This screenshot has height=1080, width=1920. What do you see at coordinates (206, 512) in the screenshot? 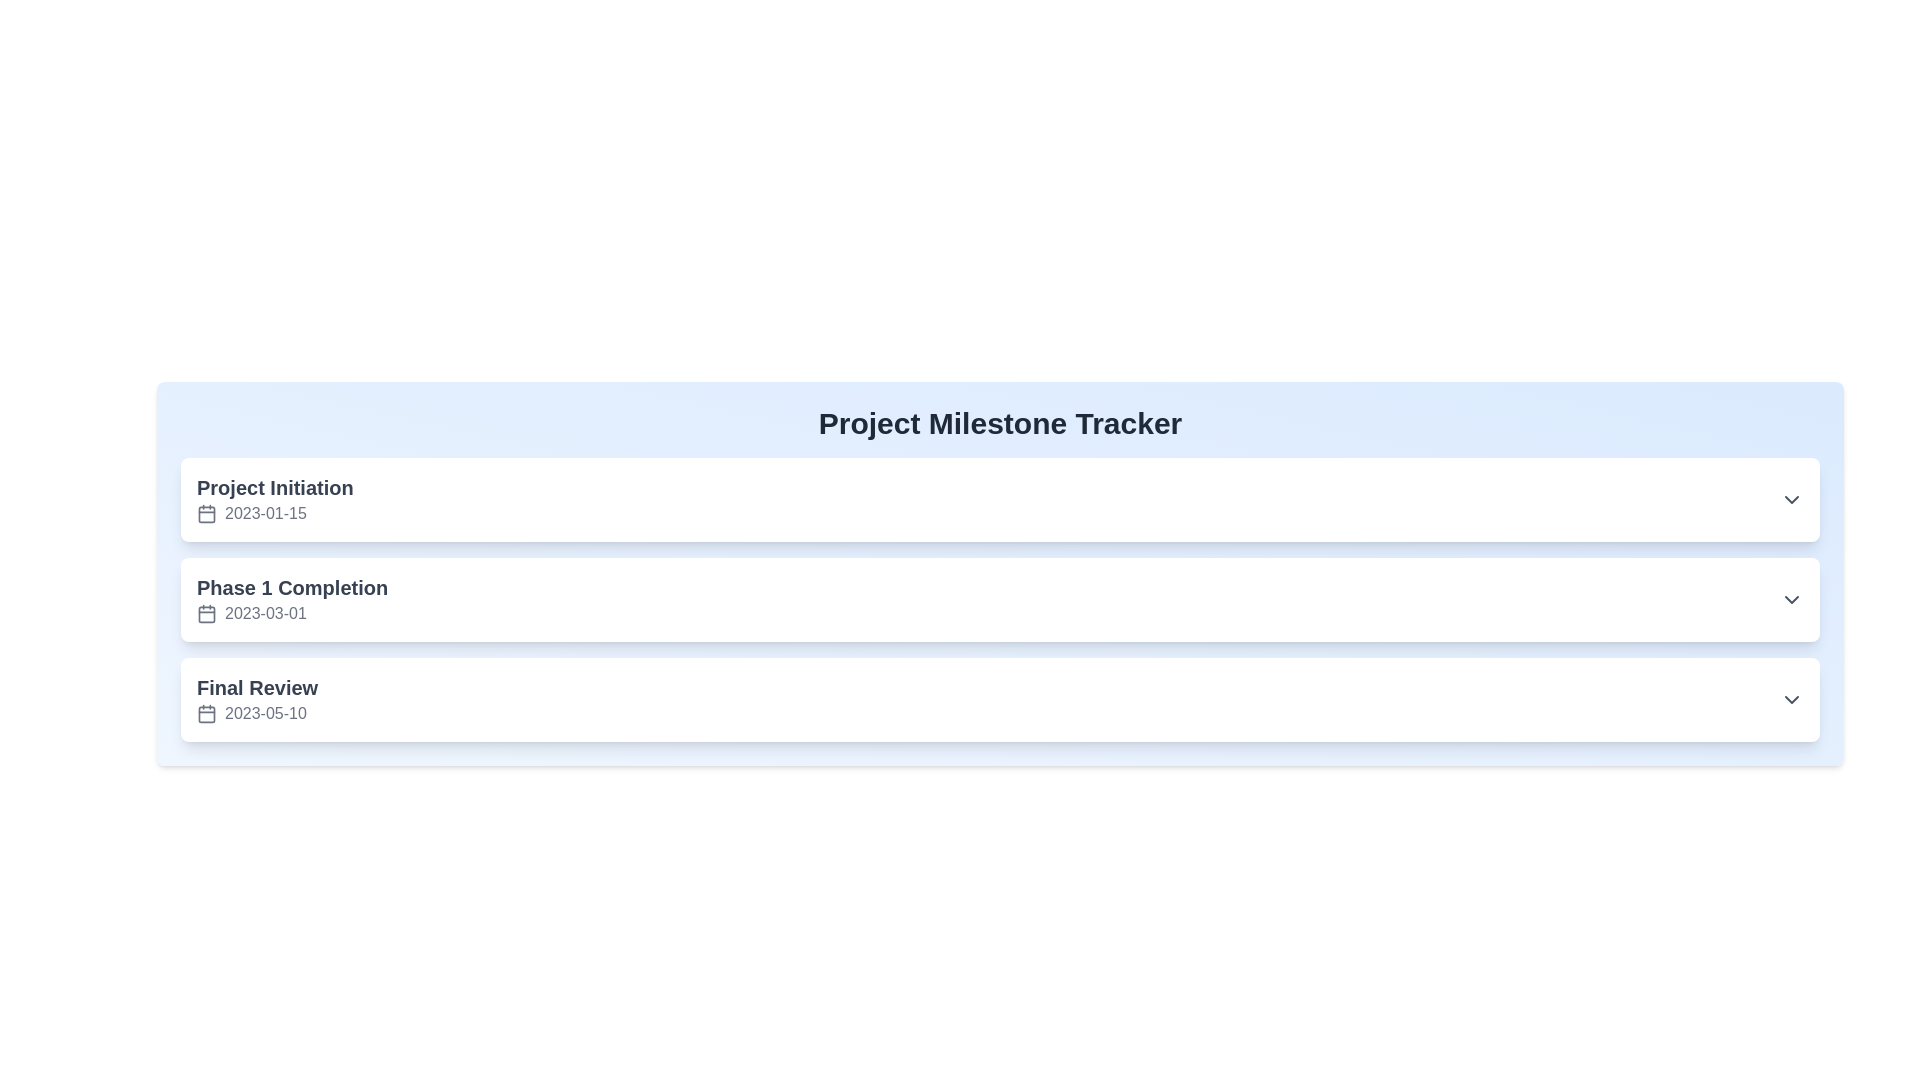
I see `the icon that visually represents the context of the date field associated with '2023-01-15', which is located in the first row of date-related entries` at bounding box center [206, 512].